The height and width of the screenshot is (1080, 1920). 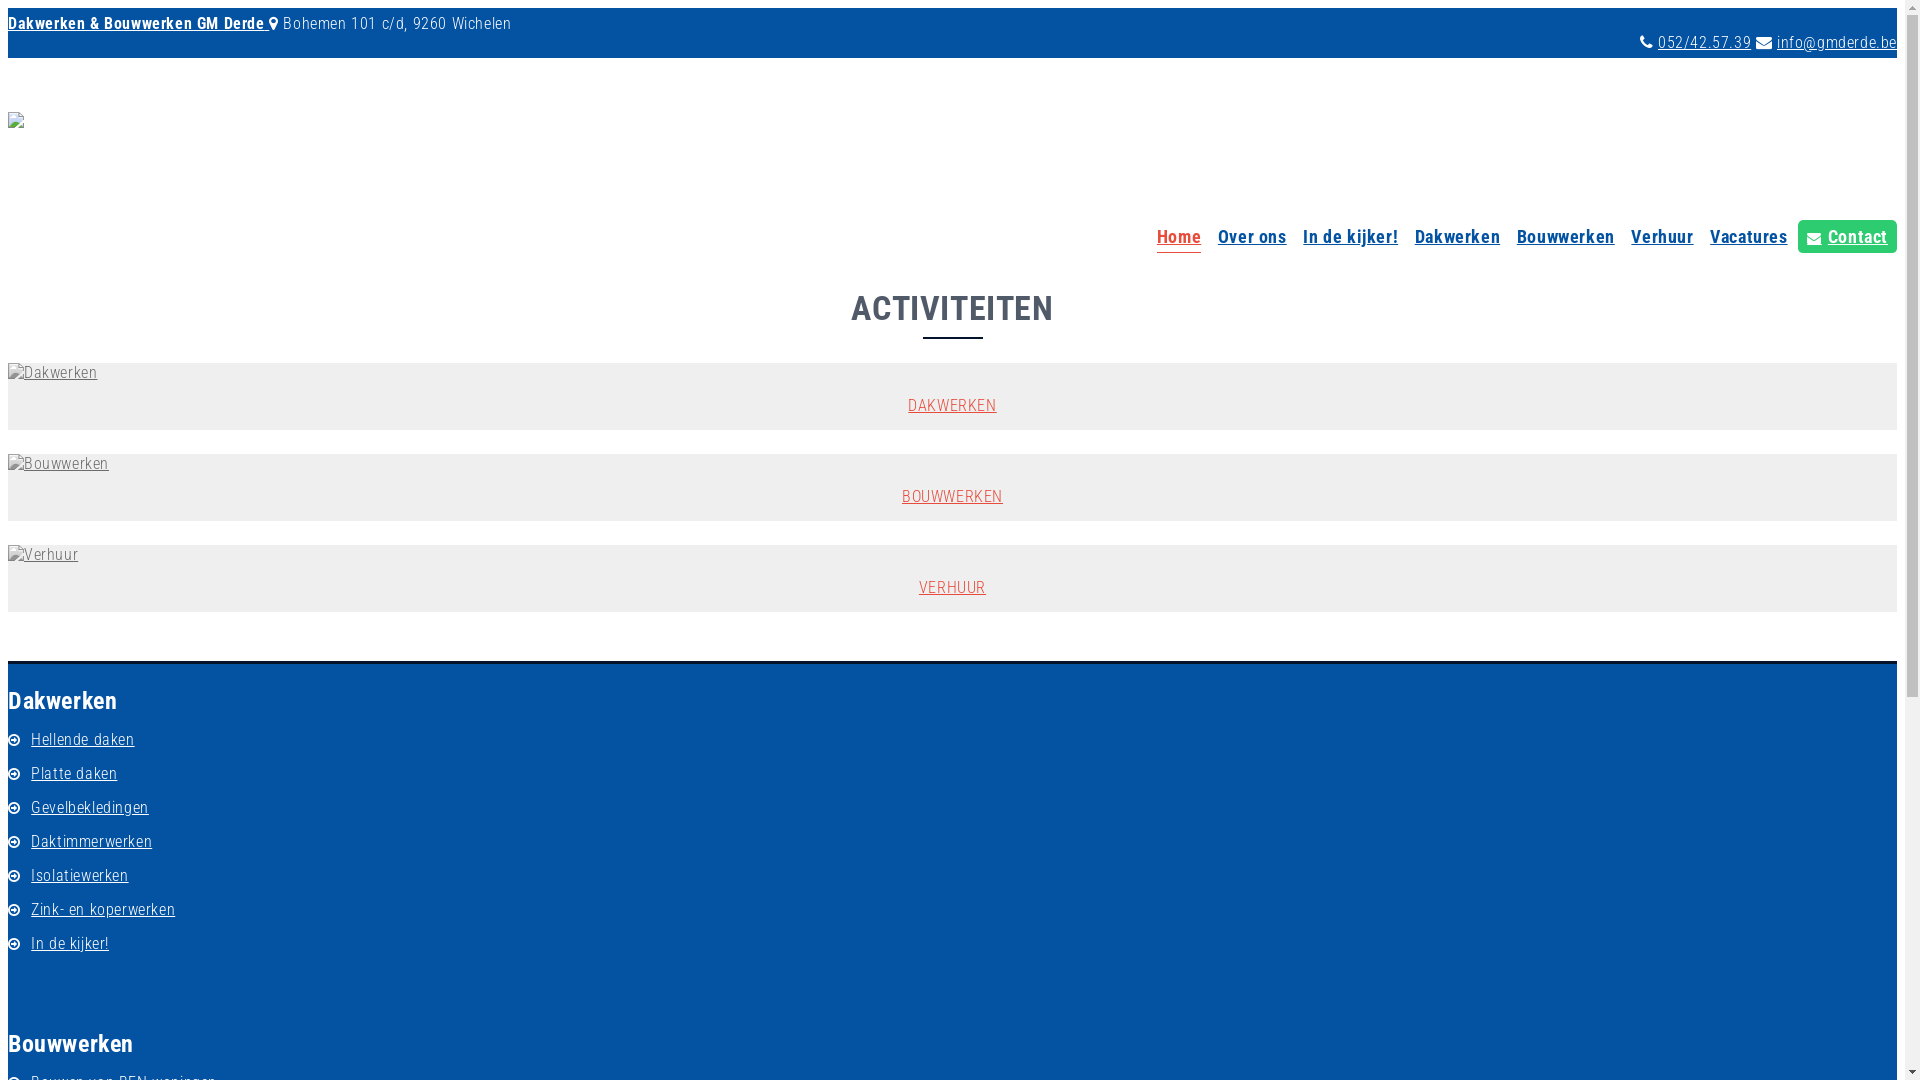 What do you see at coordinates (1747, 238) in the screenshot?
I see `'Vacatures'` at bounding box center [1747, 238].